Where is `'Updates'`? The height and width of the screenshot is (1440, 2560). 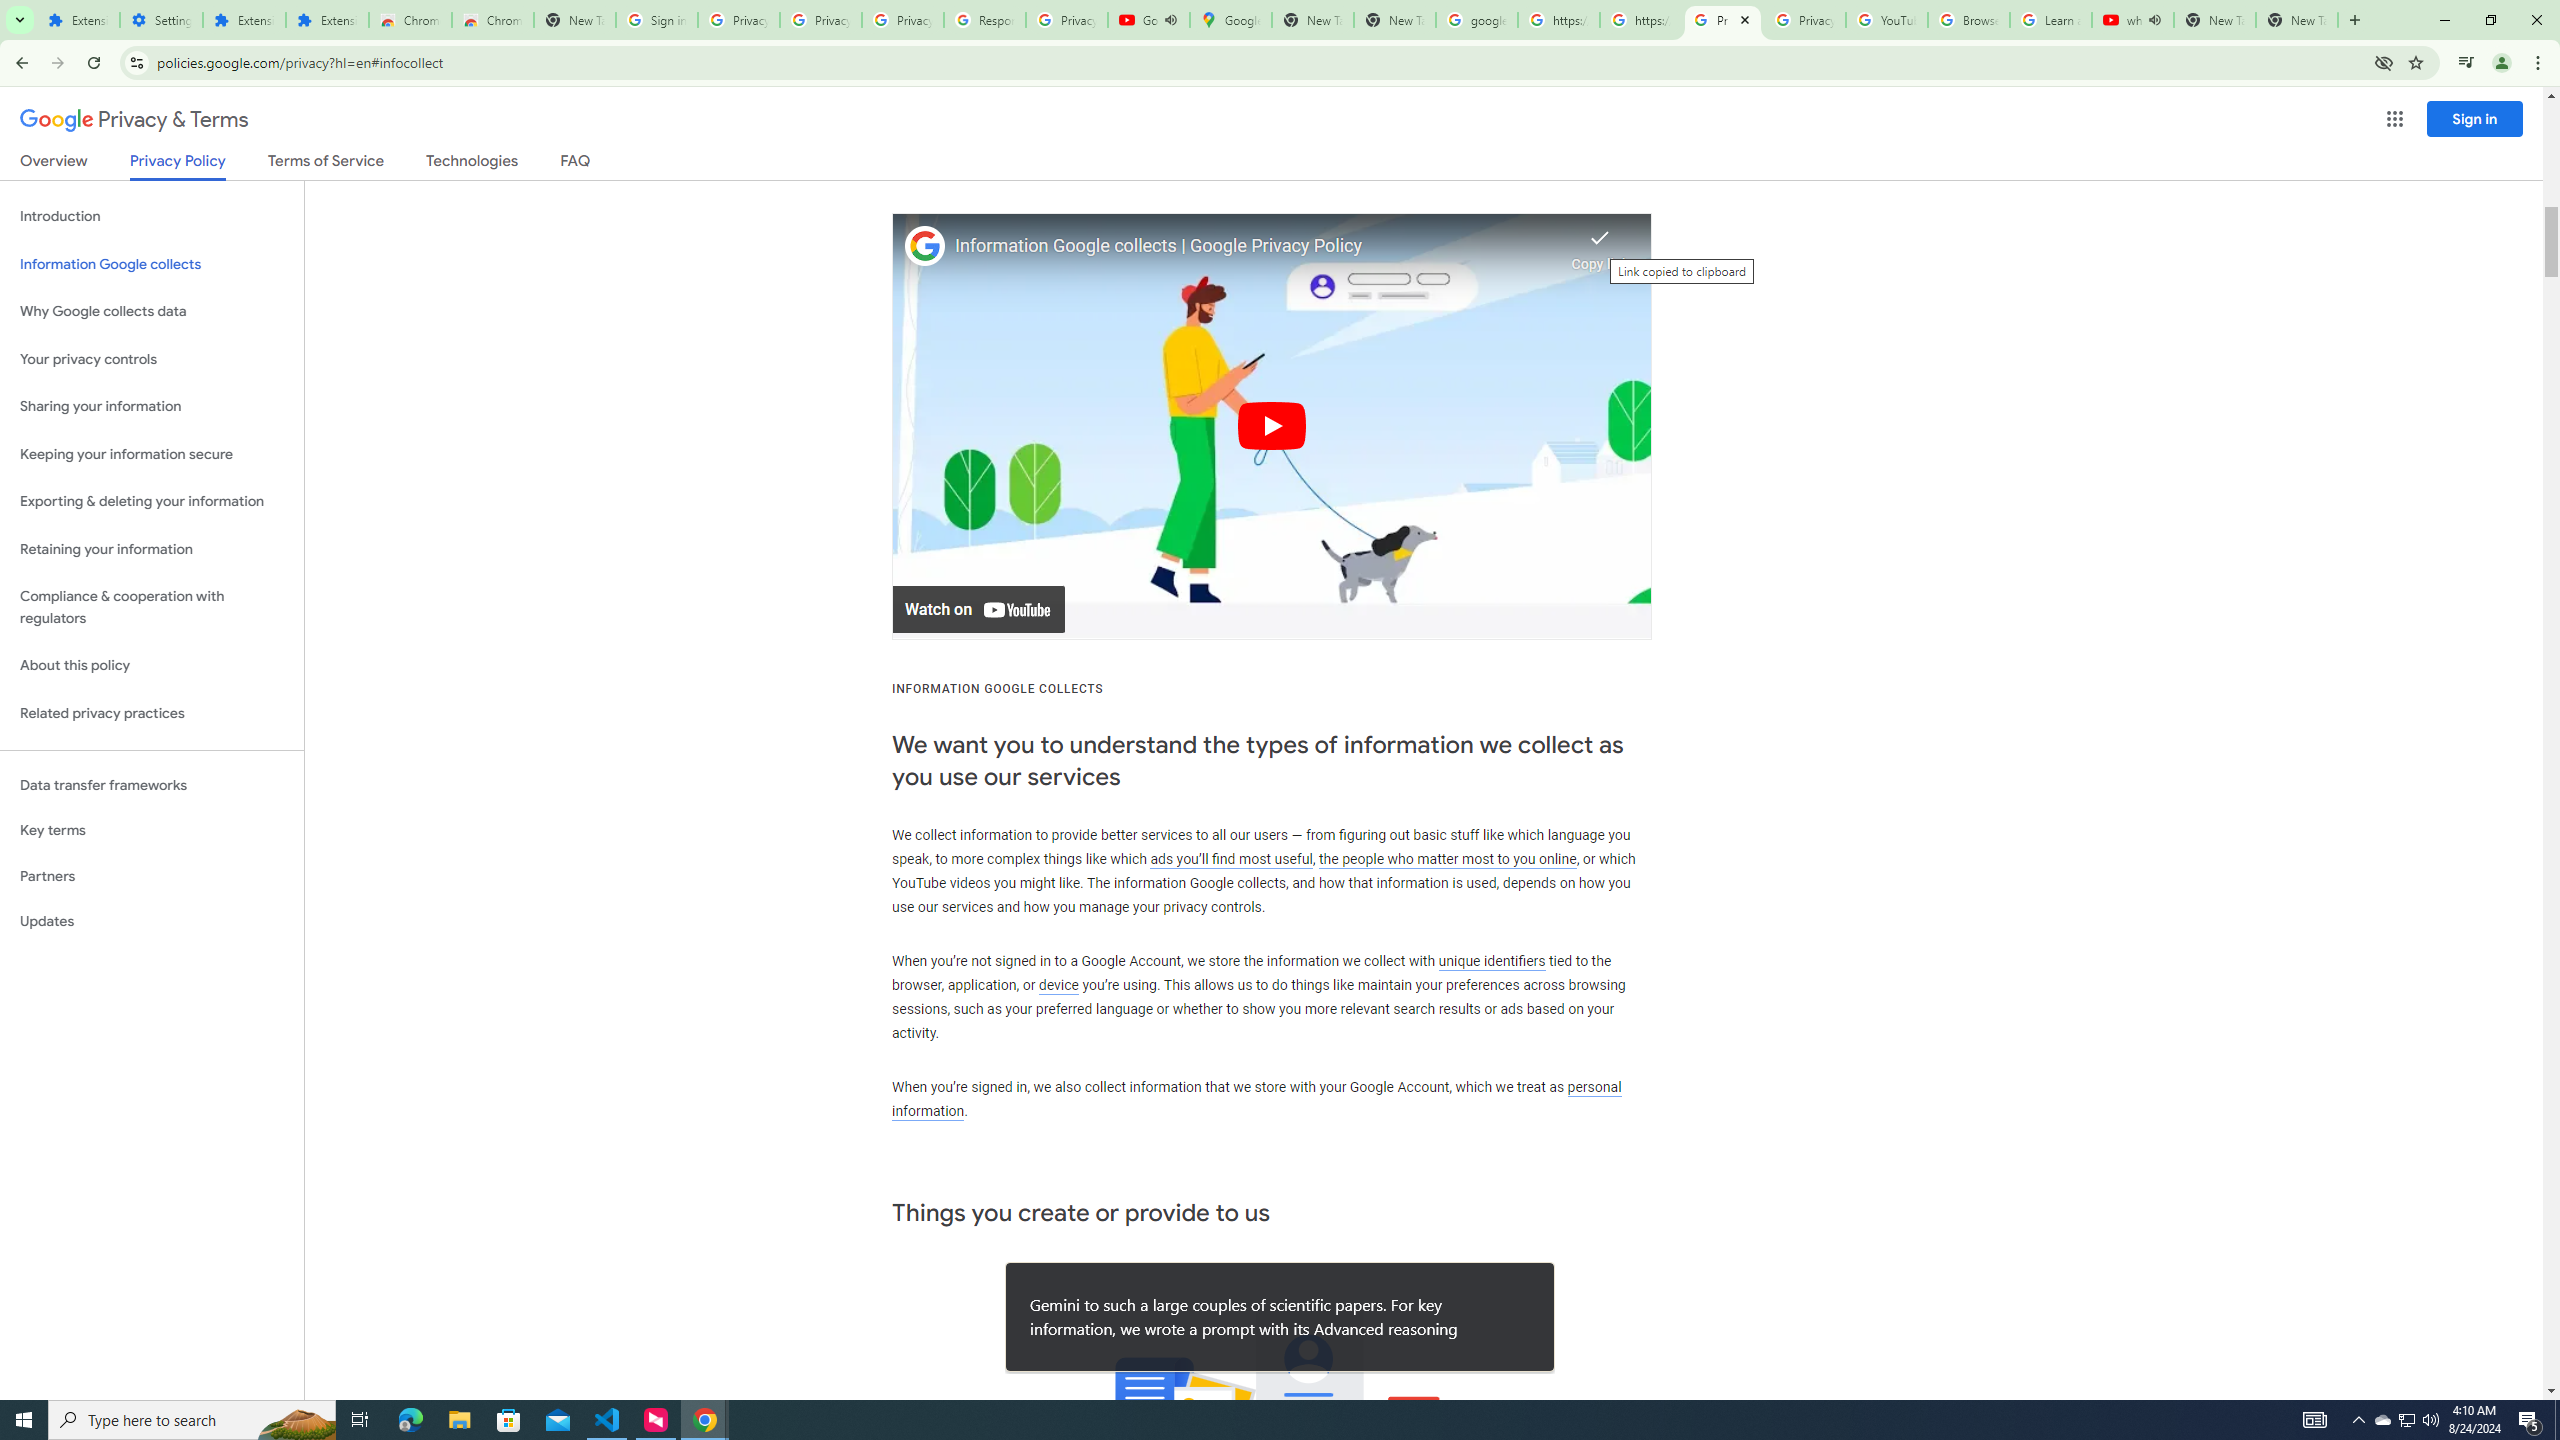
'Updates' is located at coordinates (151, 920).